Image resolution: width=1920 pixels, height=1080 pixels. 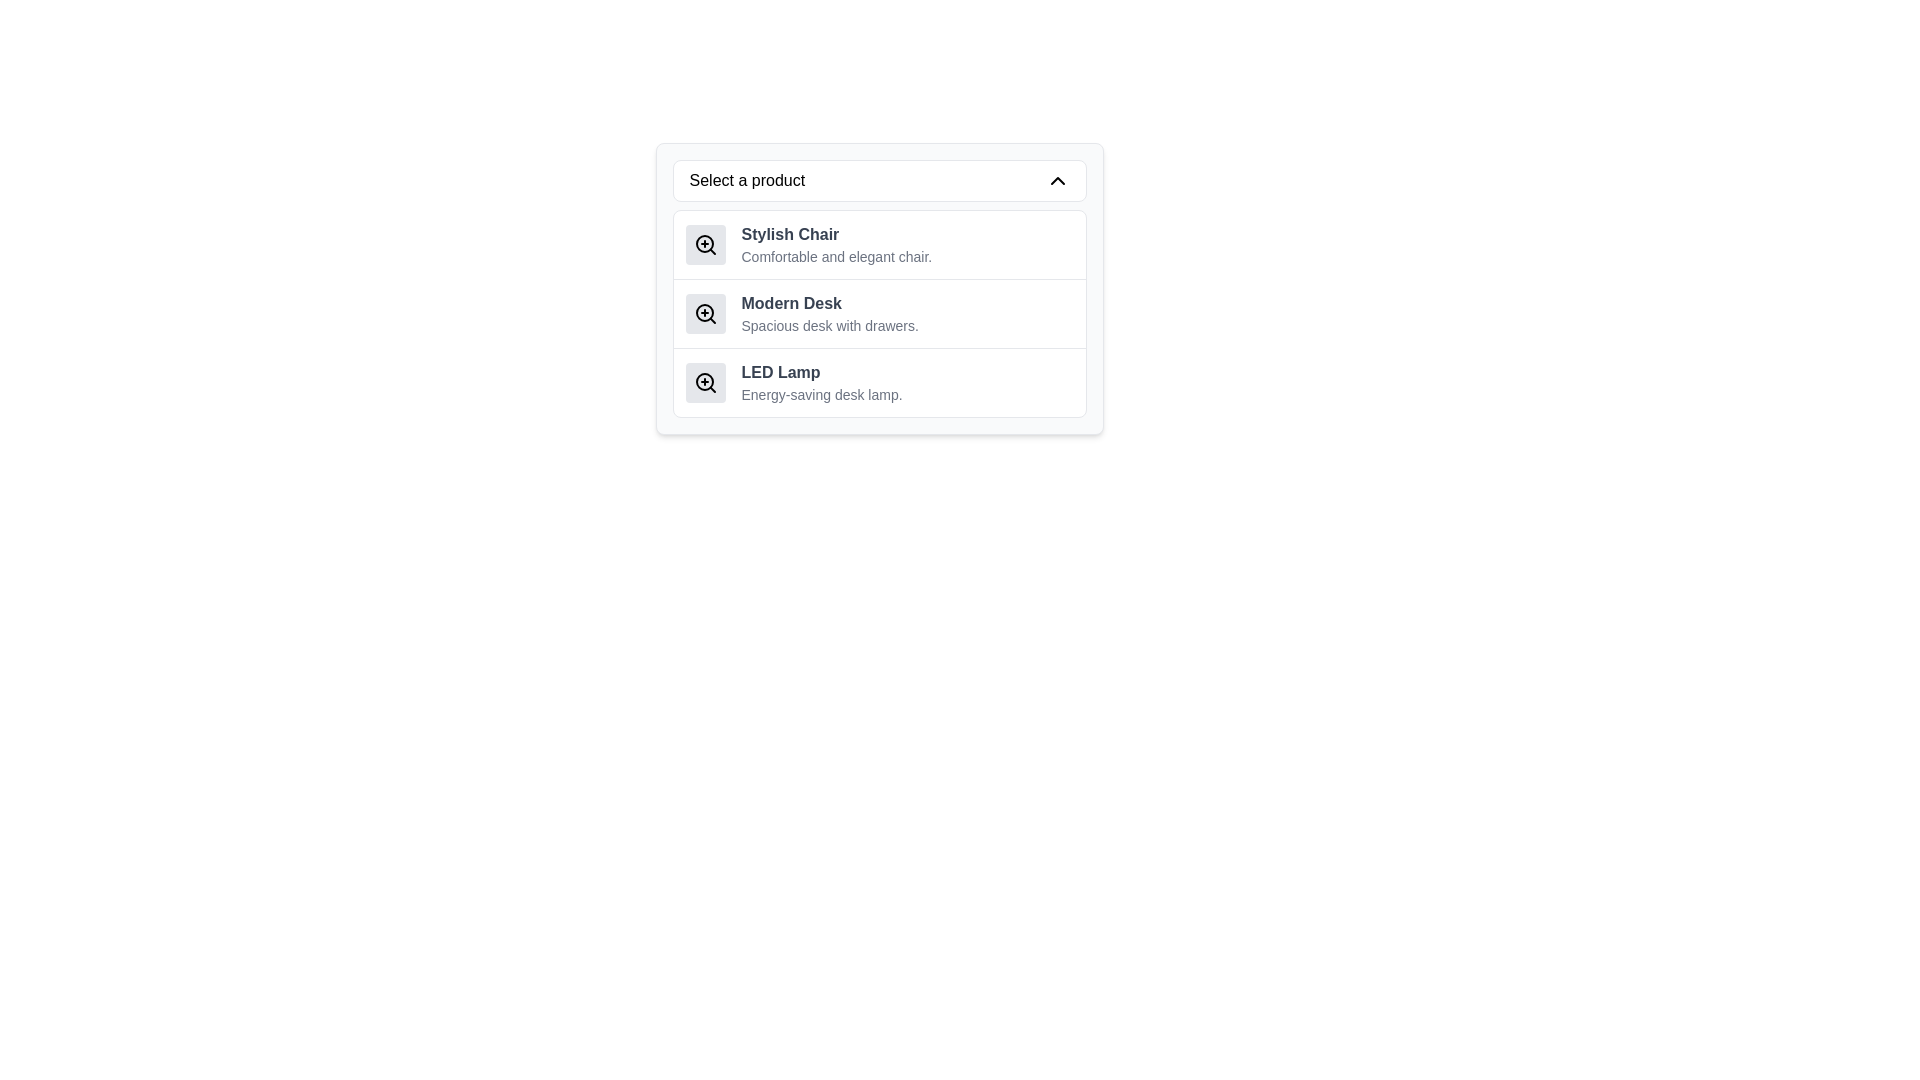 I want to click on product information from the text block displaying 'Modern Desk' and its description 'Spacious desk with drawers.', so click(x=830, y=313).